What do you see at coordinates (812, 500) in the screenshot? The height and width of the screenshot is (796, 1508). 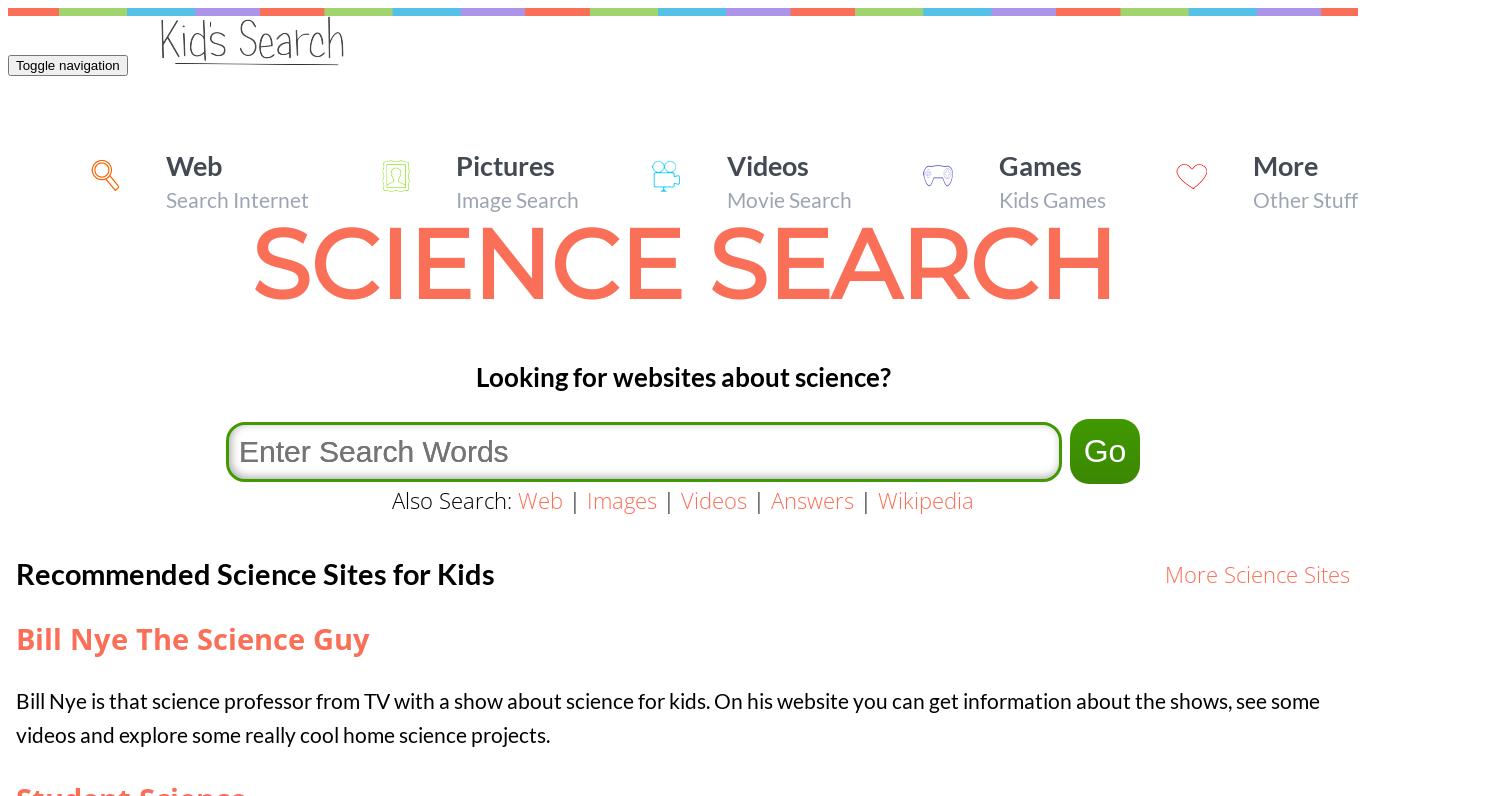 I see `'Answers'` at bounding box center [812, 500].